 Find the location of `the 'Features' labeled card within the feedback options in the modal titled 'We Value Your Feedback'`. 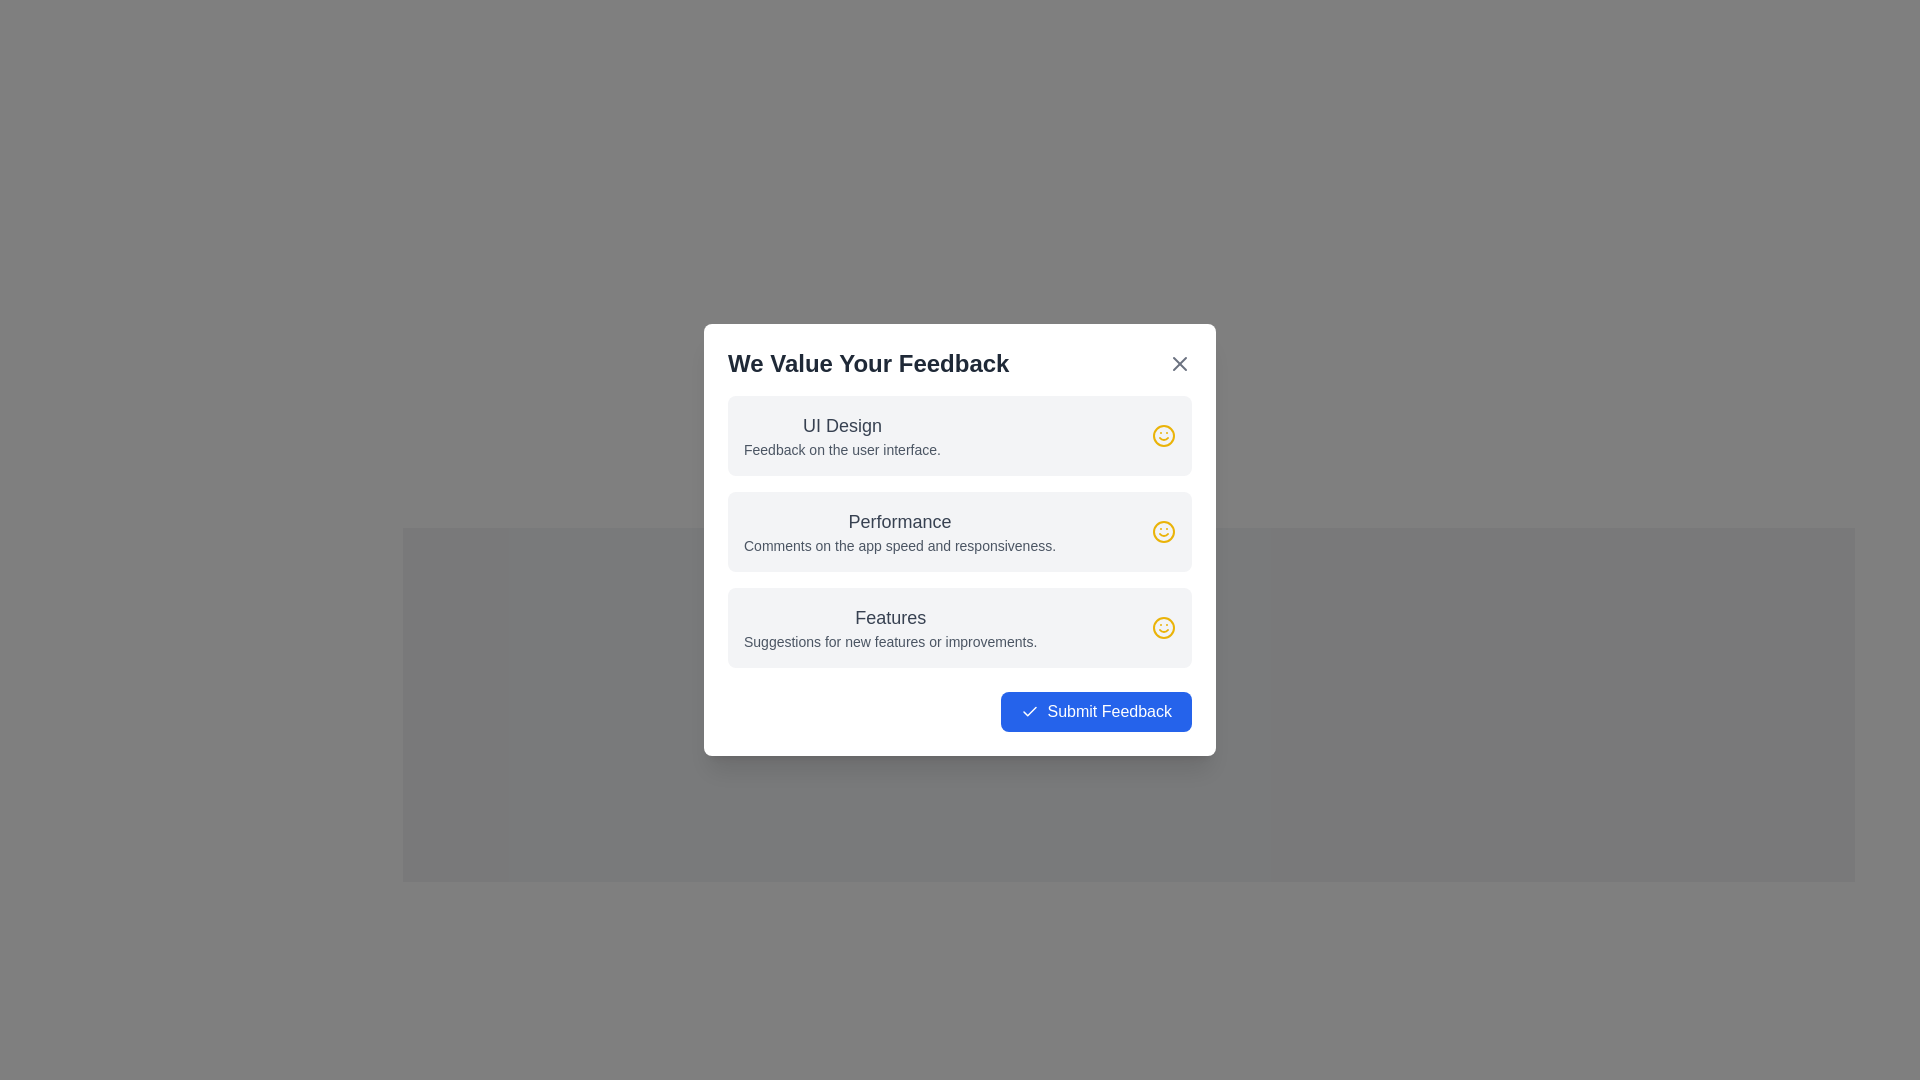

the 'Features' labeled card within the feedback options in the modal titled 'We Value Your Feedback' is located at coordinates (889, 627).